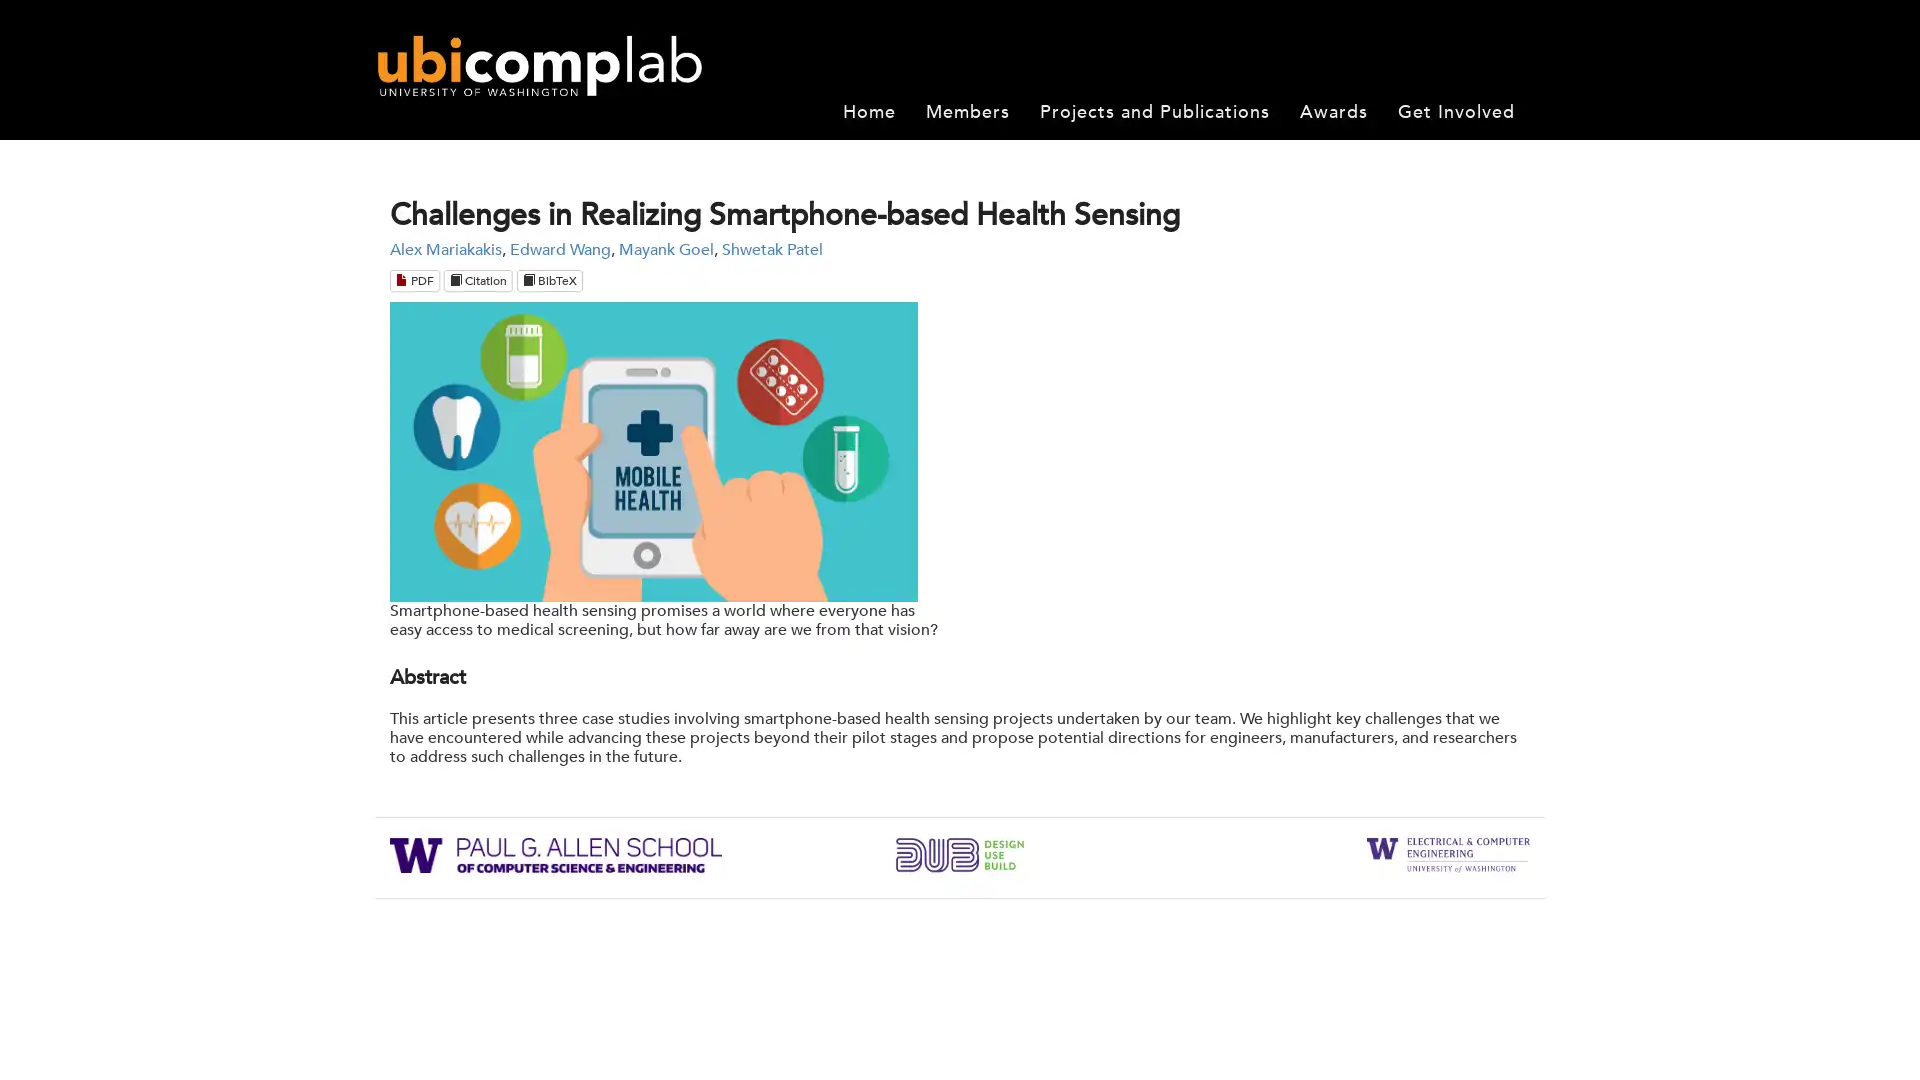 This screenshot has height=1080, width=1920. What do you see at coordinates (550, 281) in the screenshot?
I see `BibTeX` at bounding box center [550, 281].